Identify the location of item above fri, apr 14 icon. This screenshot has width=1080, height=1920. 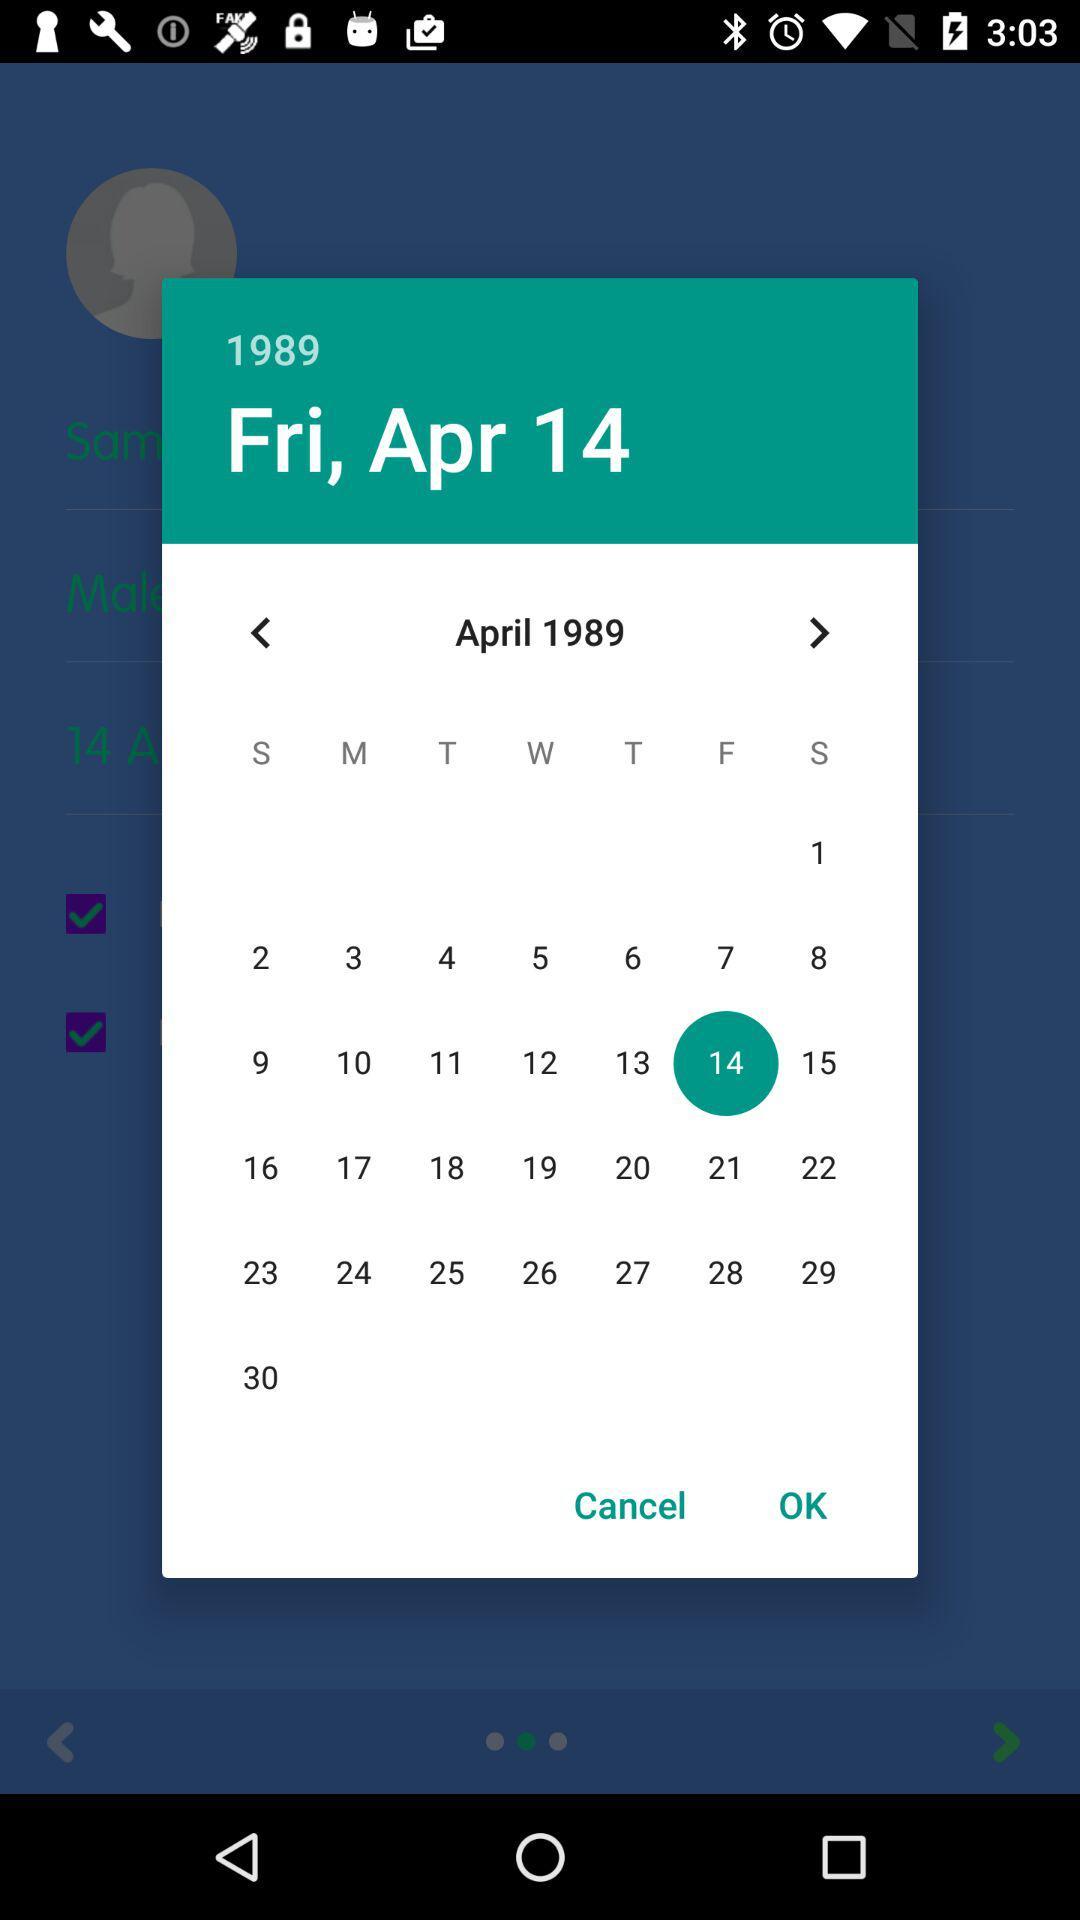
(540, 327).